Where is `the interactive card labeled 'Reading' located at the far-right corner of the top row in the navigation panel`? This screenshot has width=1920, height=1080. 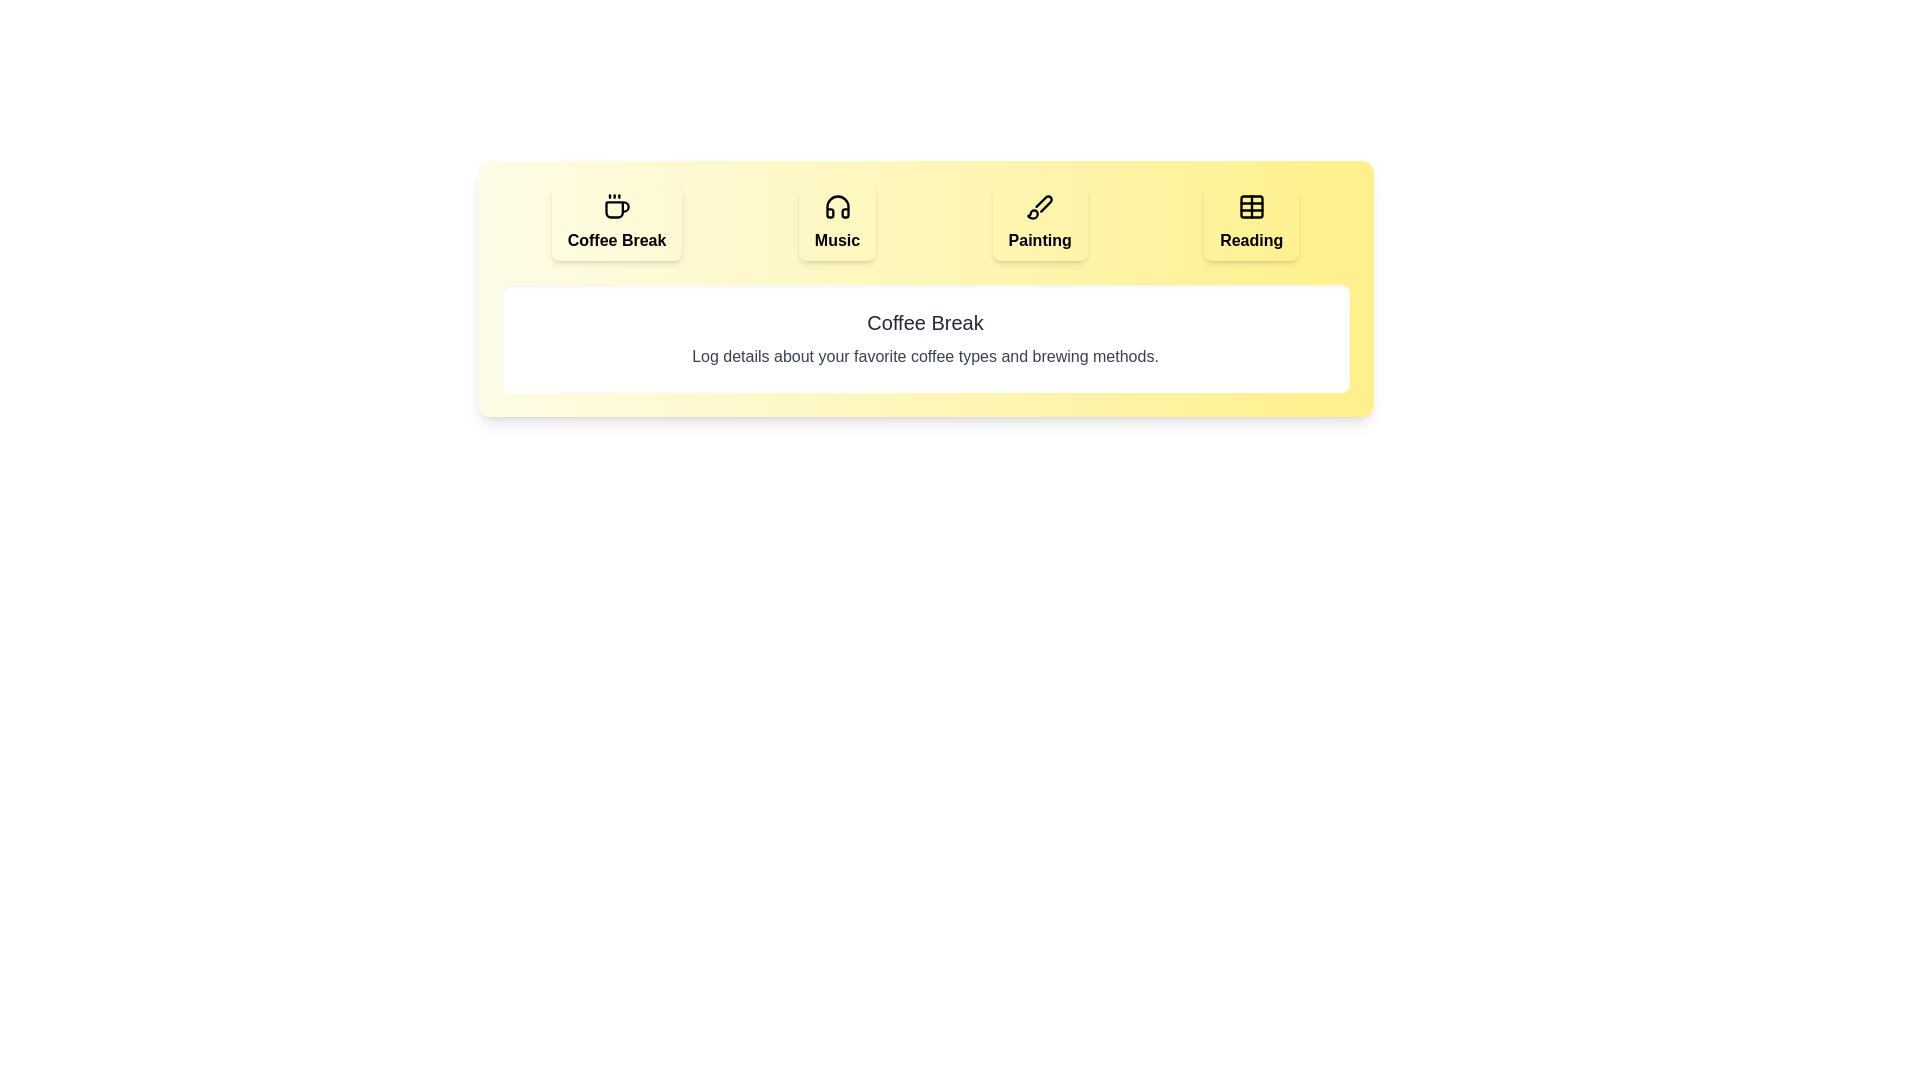 the interactive card labeled 'Reading' located at the far-right corner of the top row in the navigation panel is located at coordinates (1250, 239).